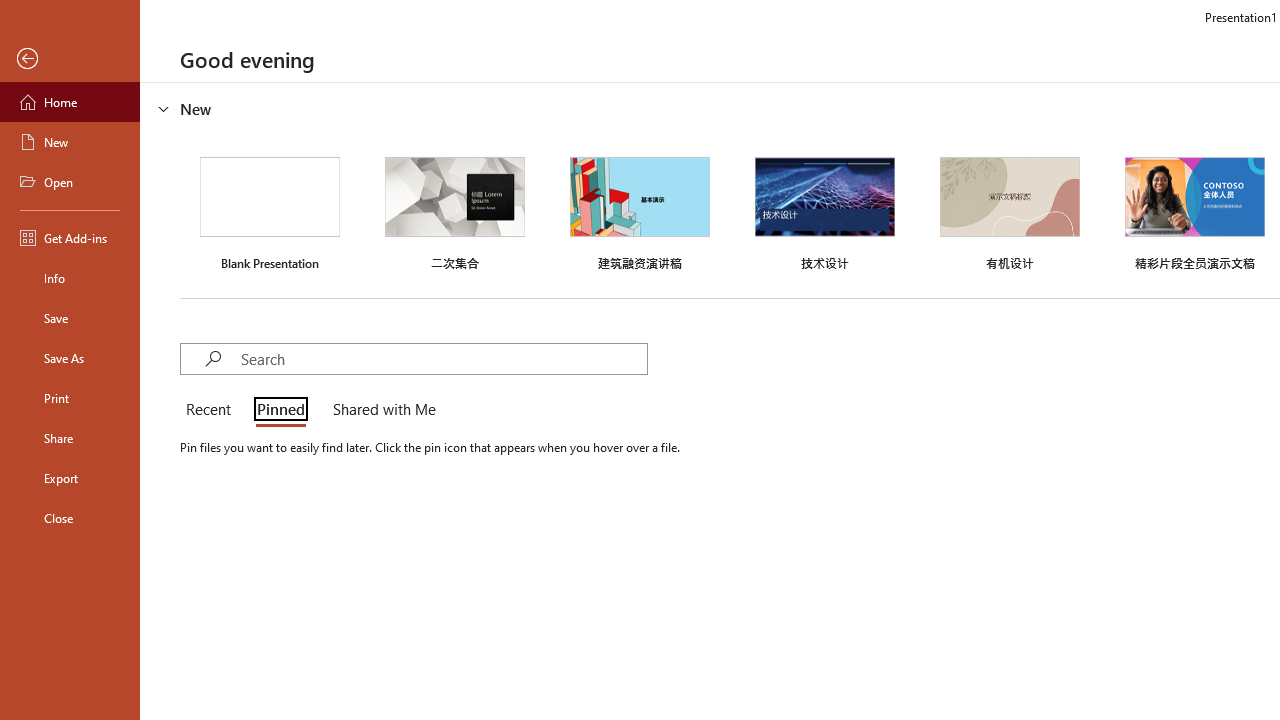 The height and width of the screenshot is (720, 1280). I want to click on 'Shared with Me', so click(380, 410).